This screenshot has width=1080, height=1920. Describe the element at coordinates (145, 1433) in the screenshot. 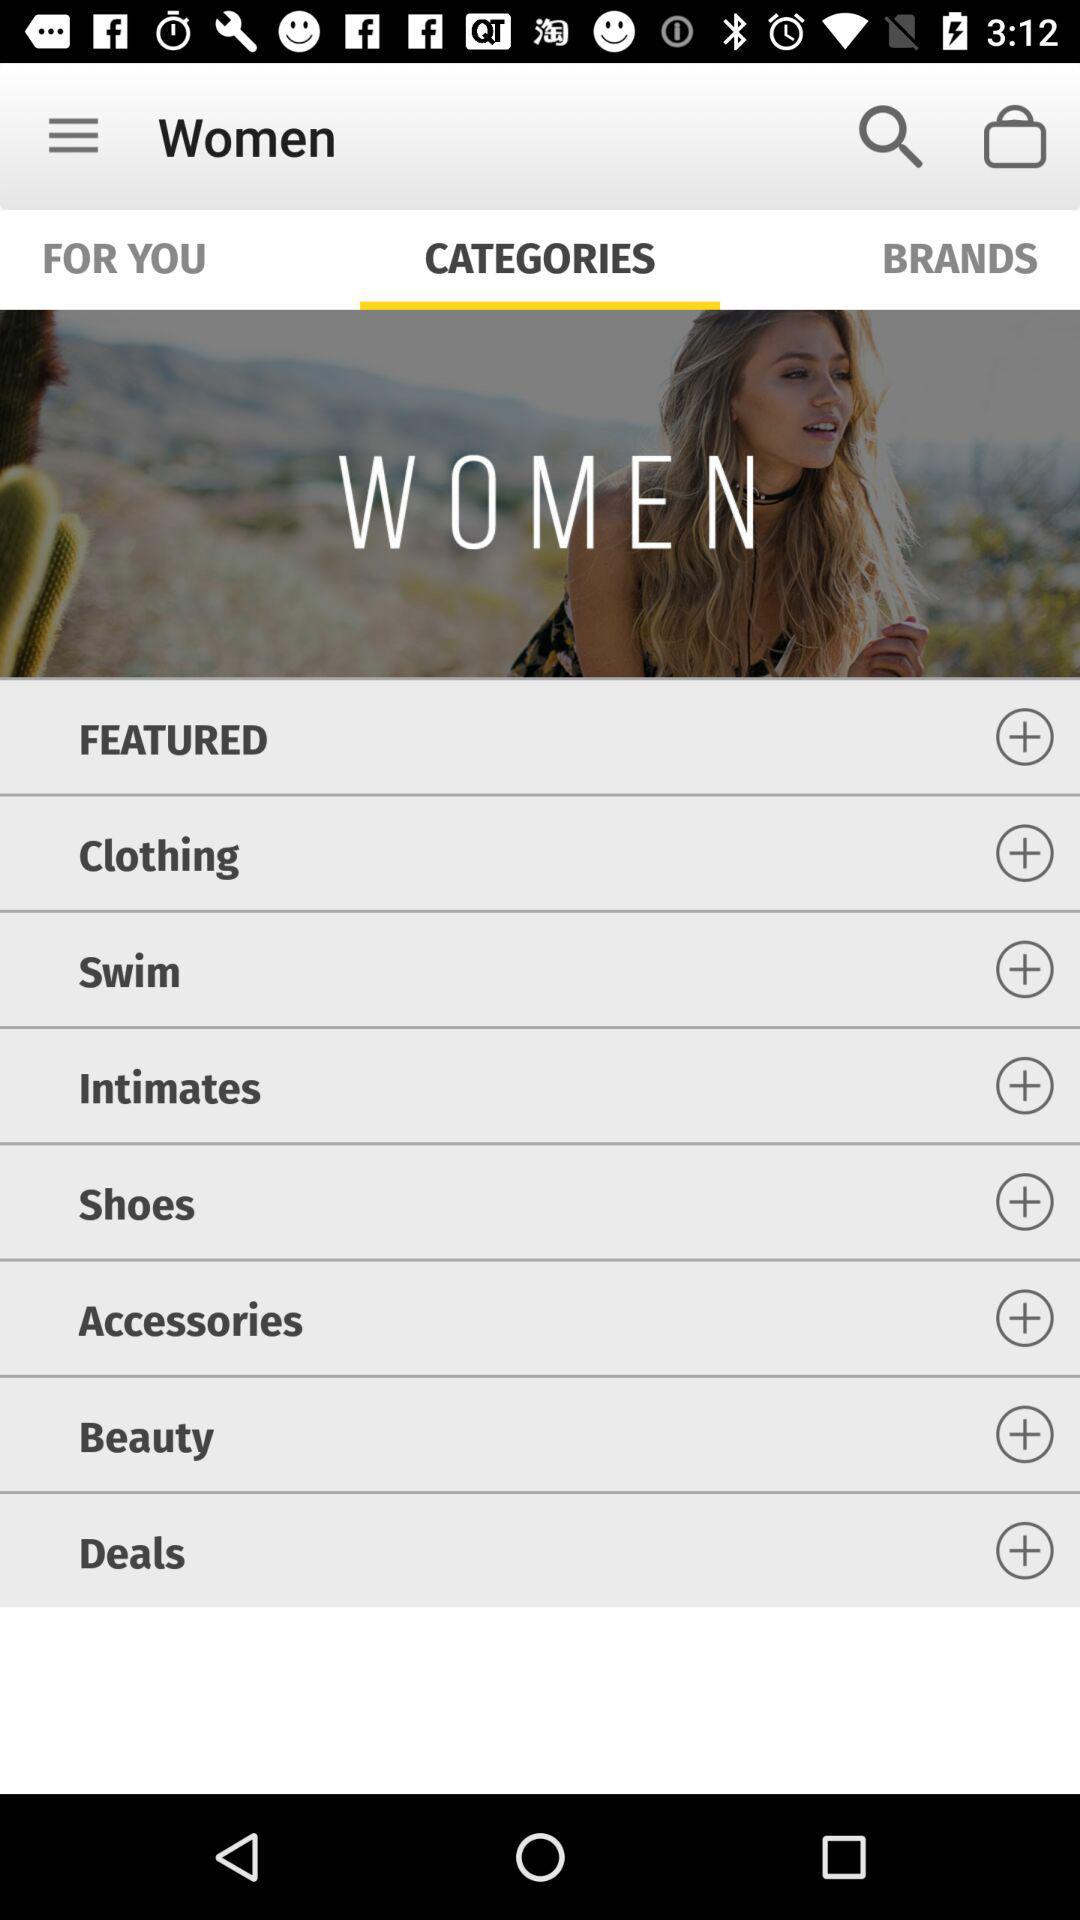

I see `item below the accessories` at that location.